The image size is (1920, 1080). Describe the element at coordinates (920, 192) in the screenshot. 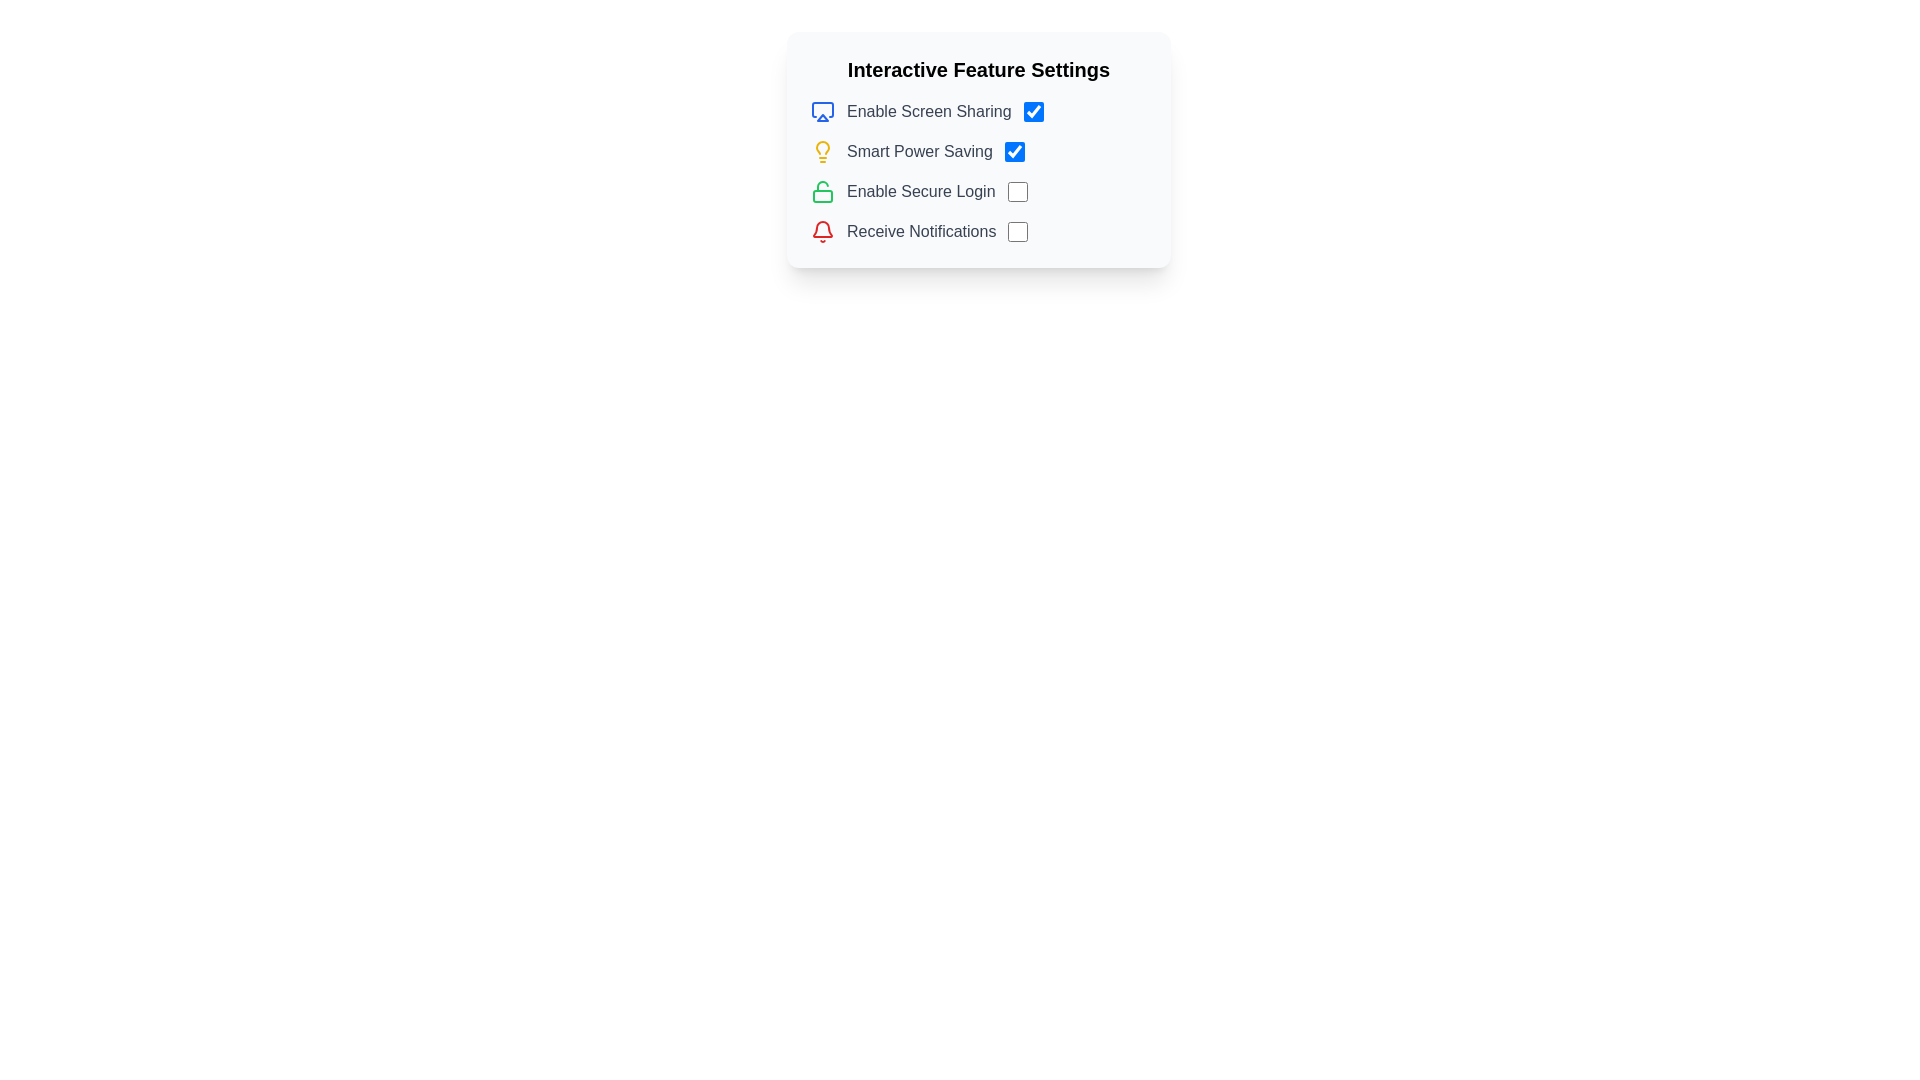

I see `the text label 'Enable Secure Login' in the third row of the settings panel, positioned between a lock icon and a checkbox` at that location.